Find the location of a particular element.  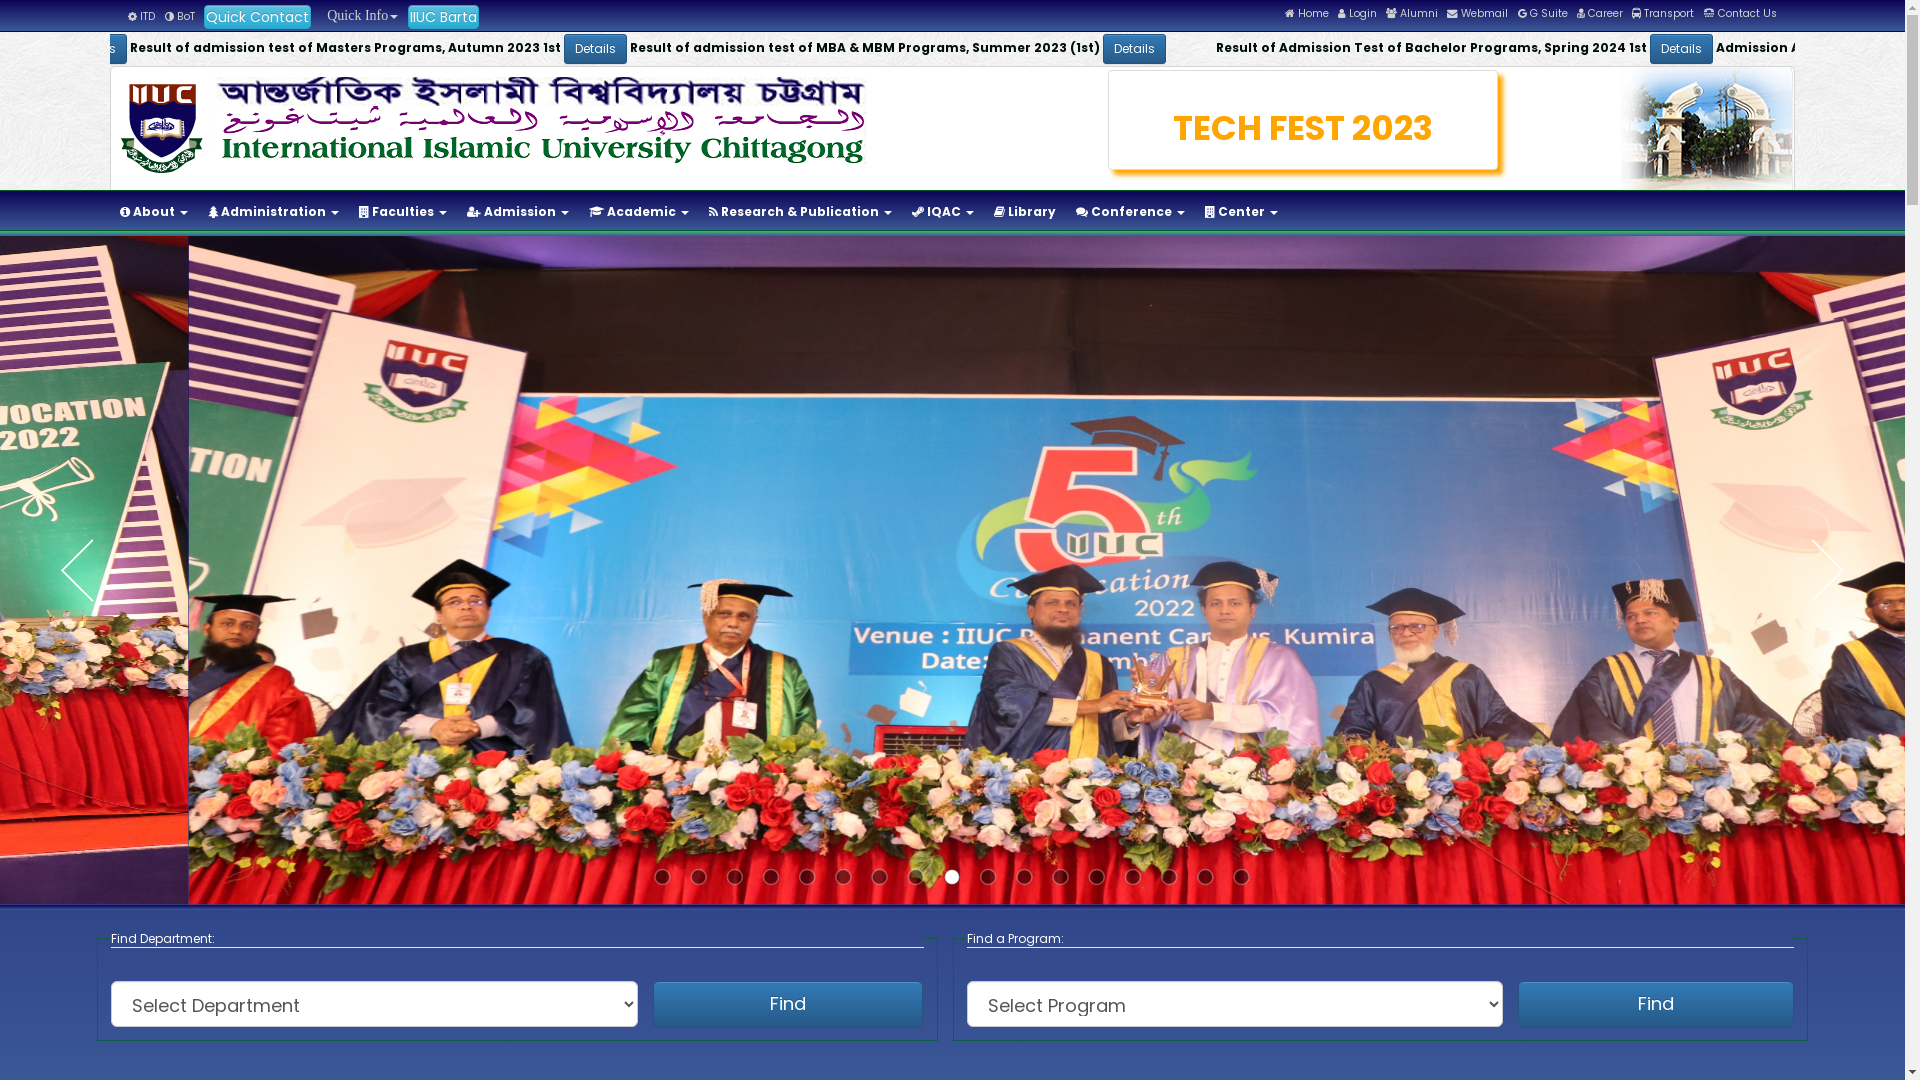

'G Suite' is located at coordinates (1541, 13).